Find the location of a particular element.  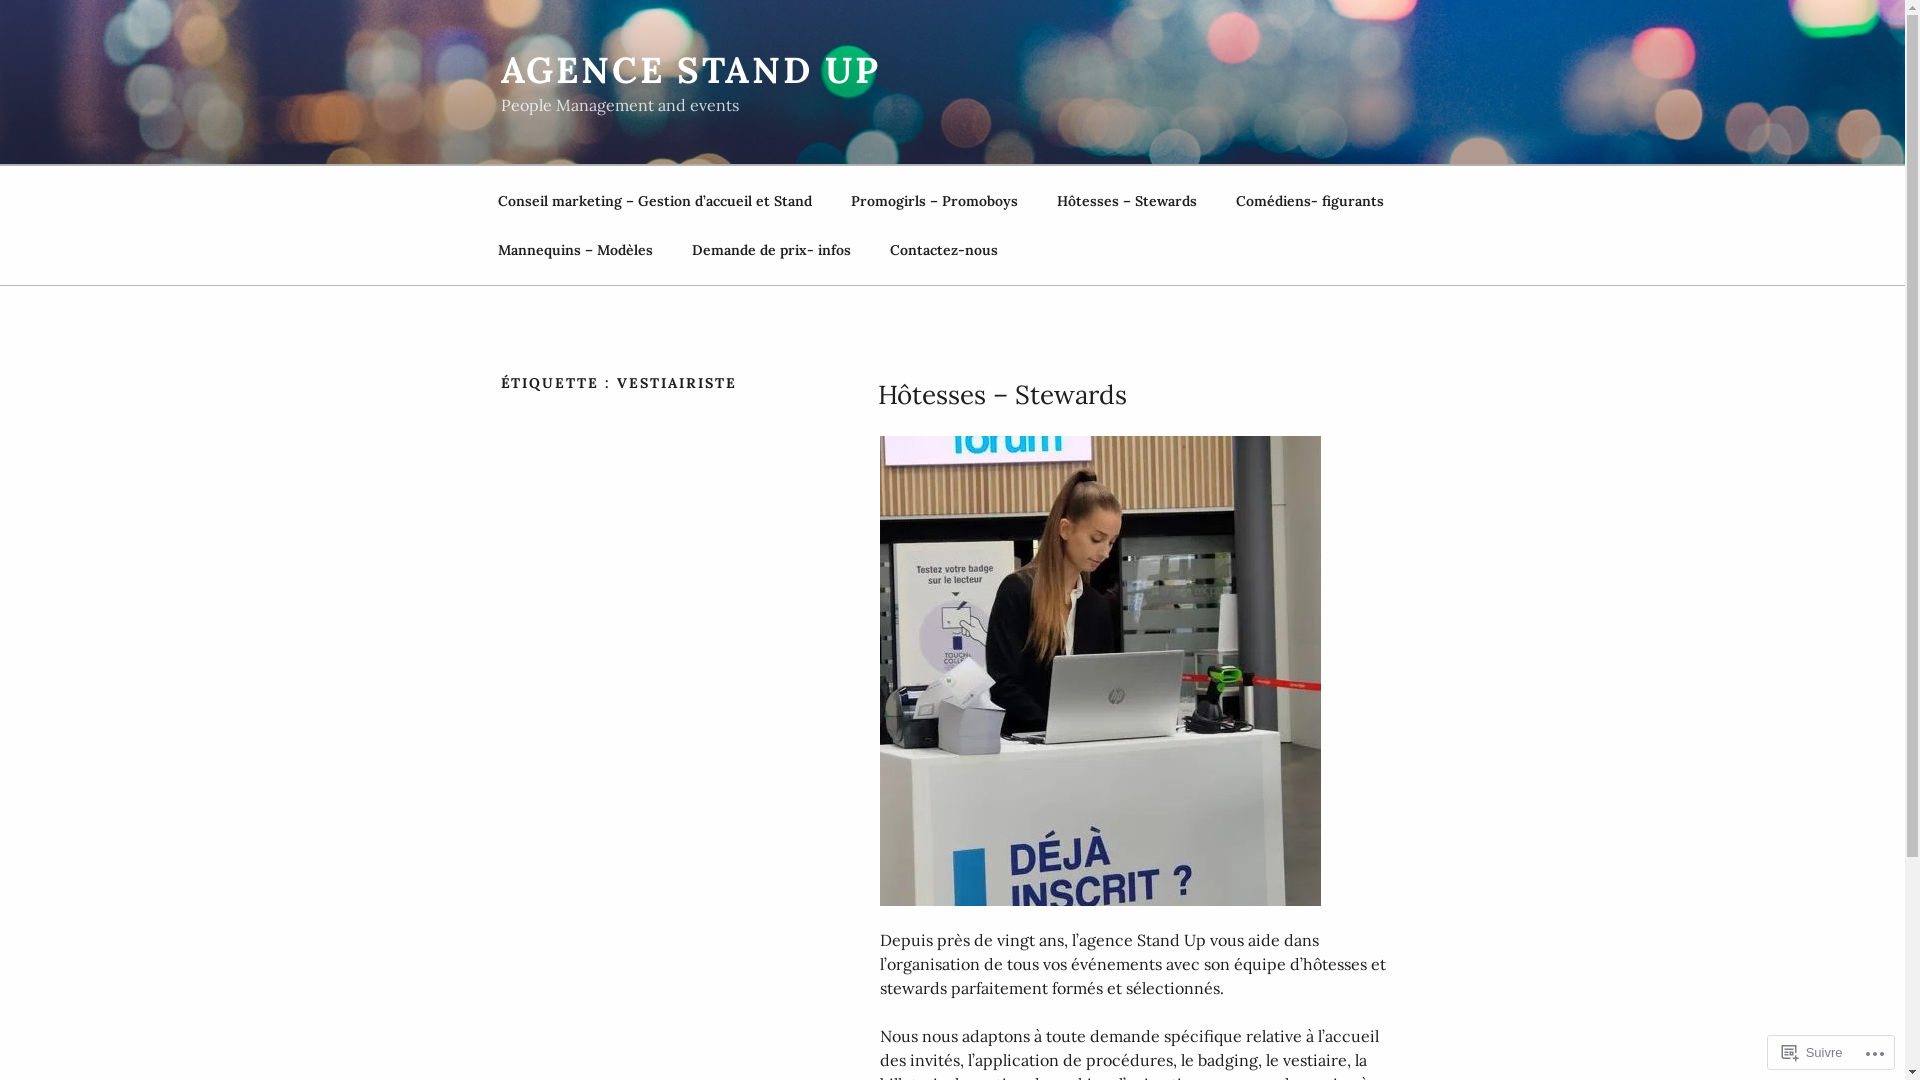

'Demande de prix- infos' is located at coordinates (770, 249).